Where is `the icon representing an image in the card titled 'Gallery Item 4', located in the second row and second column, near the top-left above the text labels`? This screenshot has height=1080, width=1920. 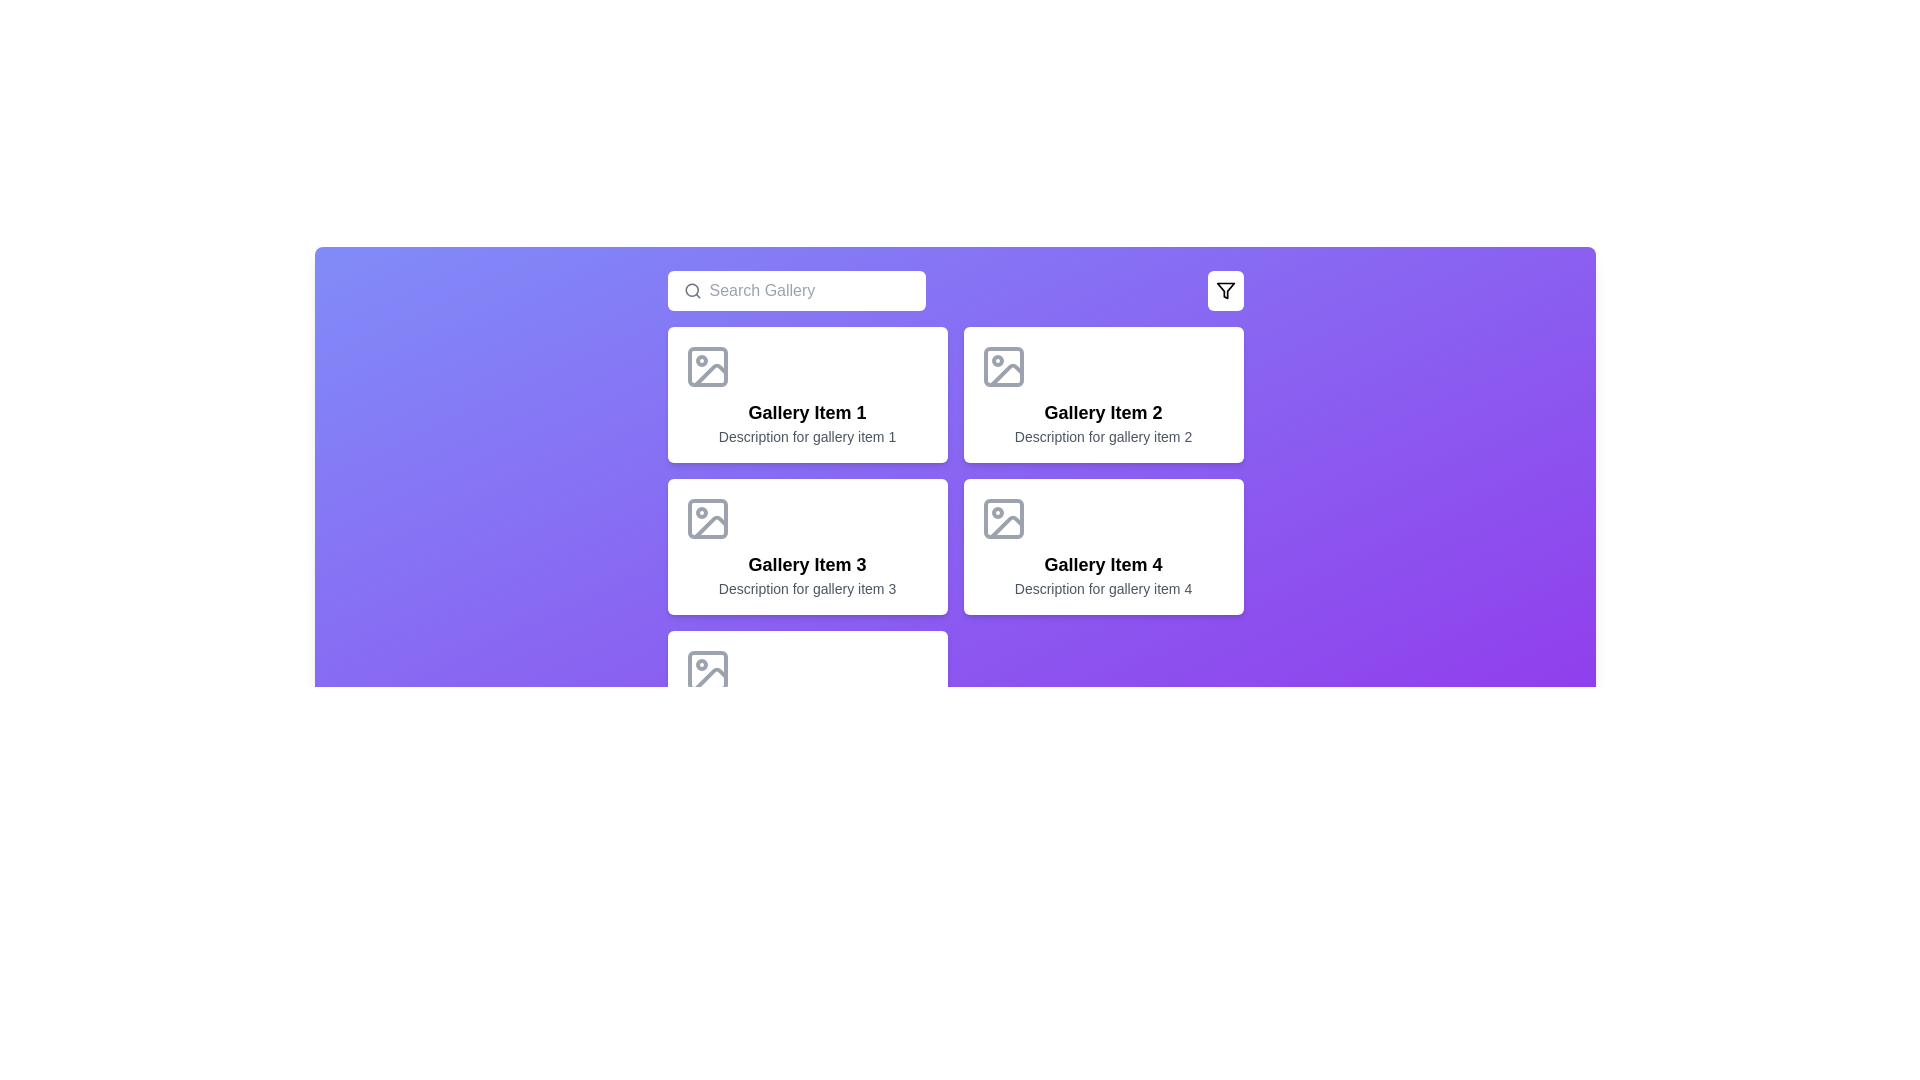 the icon representing an image in the card titled 'Gallery Item 4', located in the second row and second column, near the top-left above the text labels is located at coordinates (1003, 518).